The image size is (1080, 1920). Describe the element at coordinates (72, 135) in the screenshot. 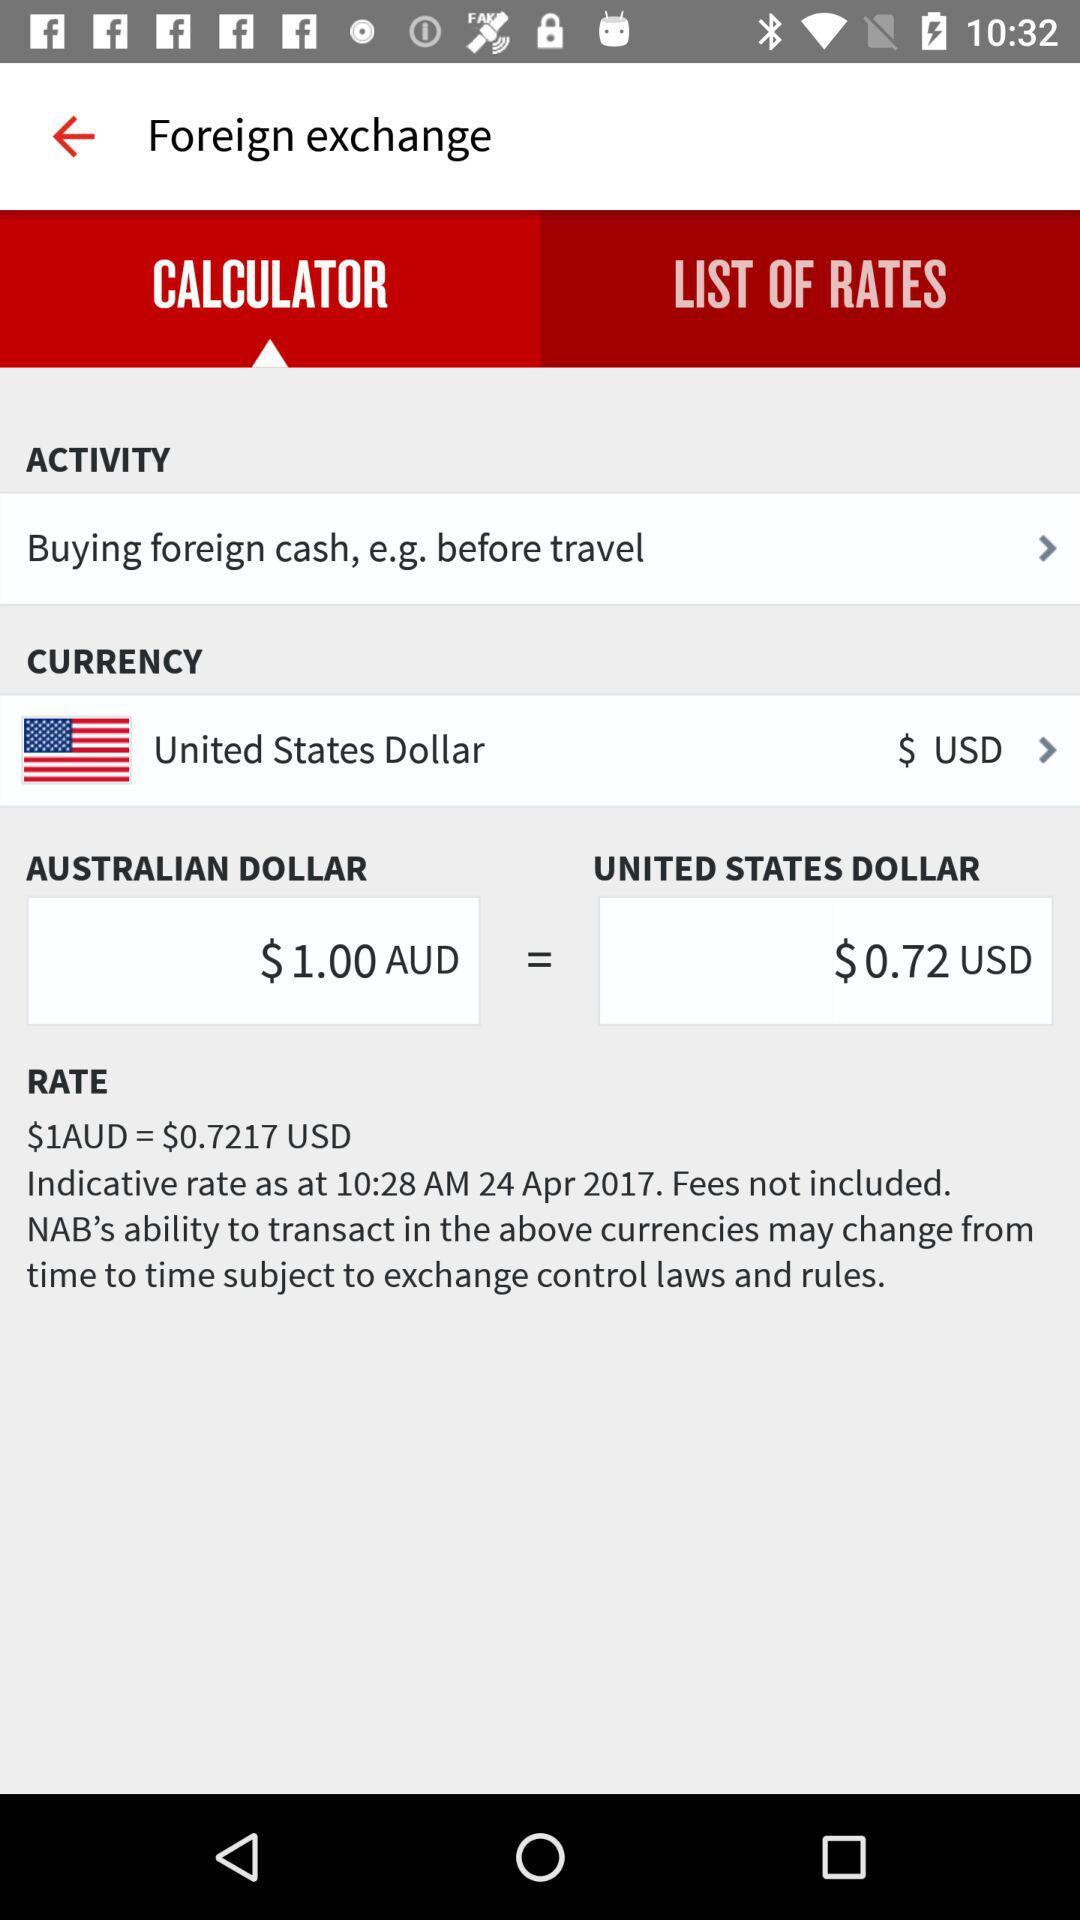

I see `the item next to foreign exchange item` at that location.